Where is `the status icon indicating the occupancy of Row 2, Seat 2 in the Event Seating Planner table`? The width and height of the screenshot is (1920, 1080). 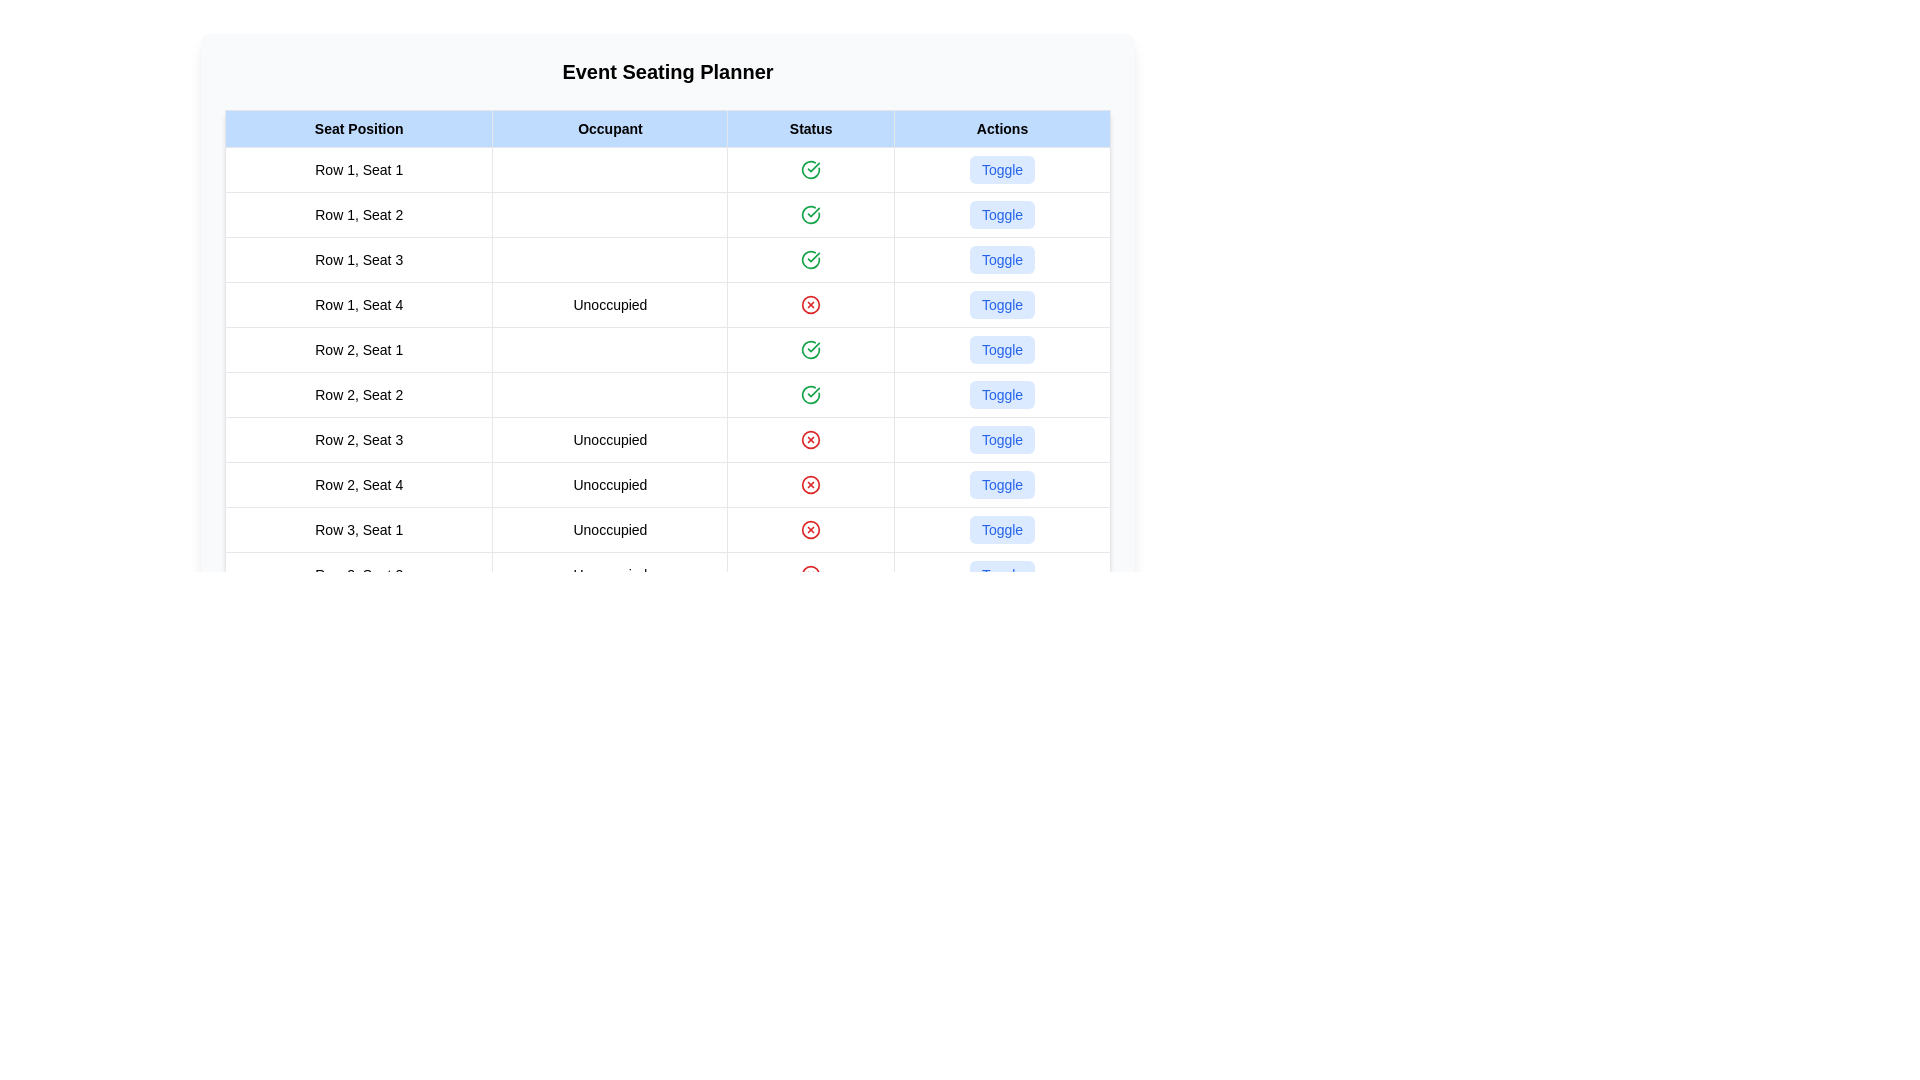 the status icon indicating the occupancy of Row 2, Seat 2 in the Event Seating Planner table is located at coordinates (811, 394).